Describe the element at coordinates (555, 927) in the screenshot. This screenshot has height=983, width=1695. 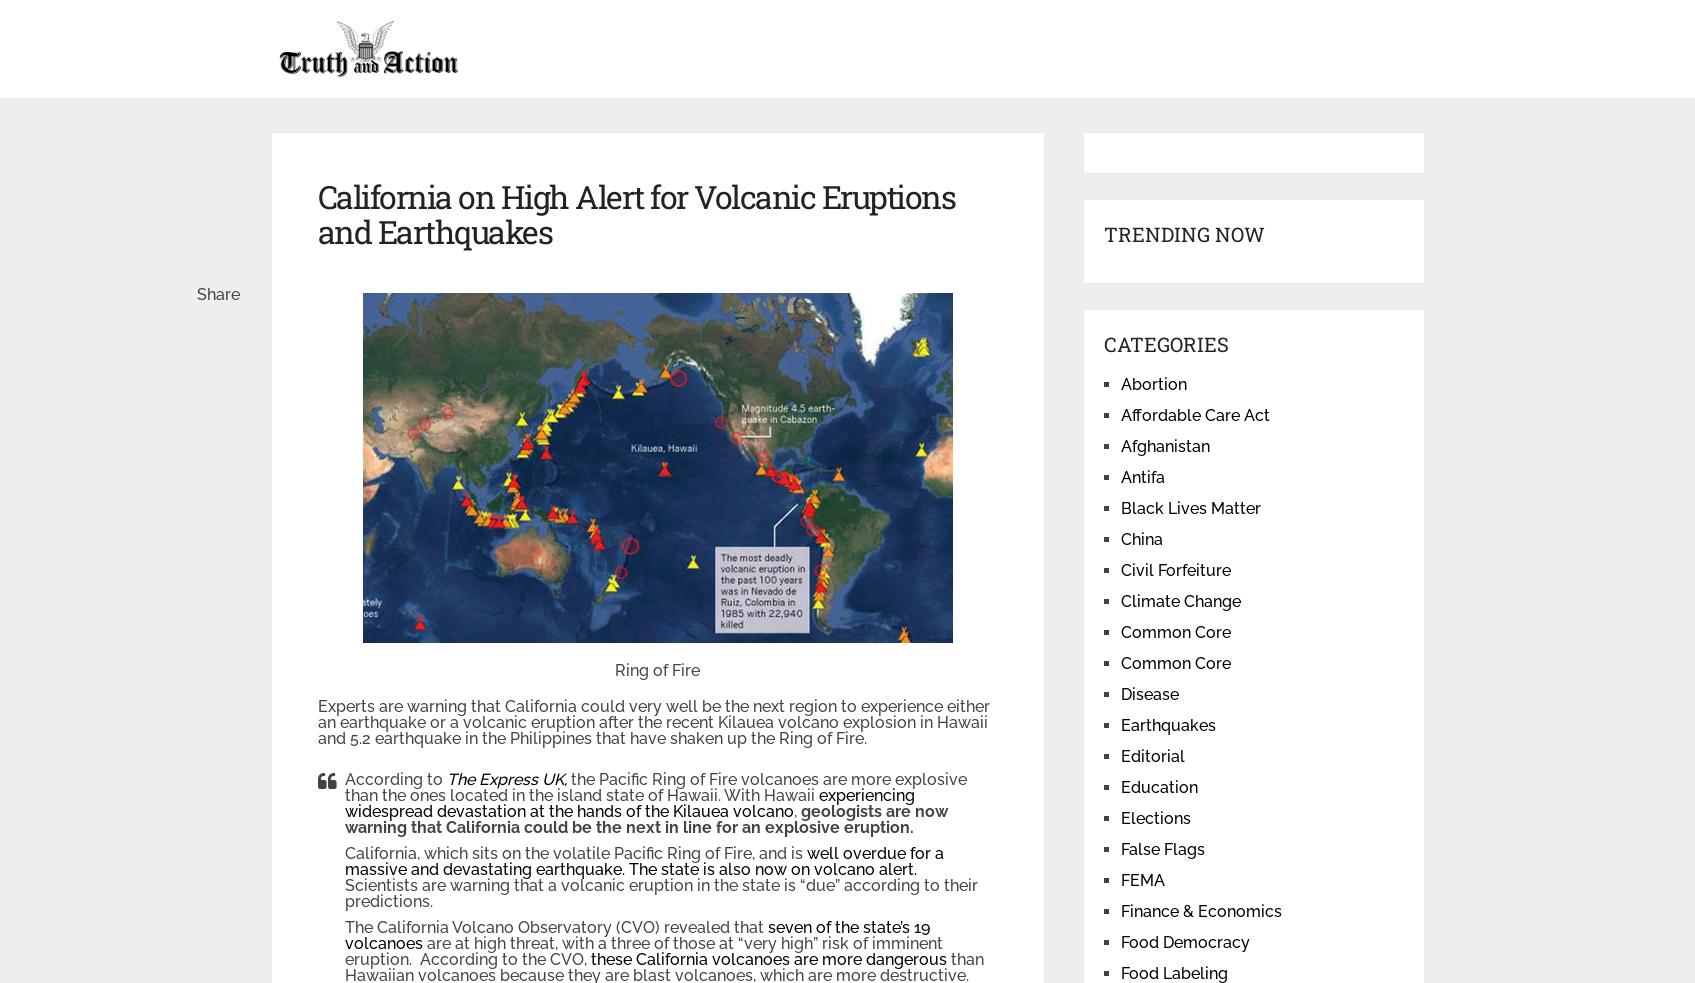
I see `'The California Volcano Observatory (CVO) revealed that'` at that location.